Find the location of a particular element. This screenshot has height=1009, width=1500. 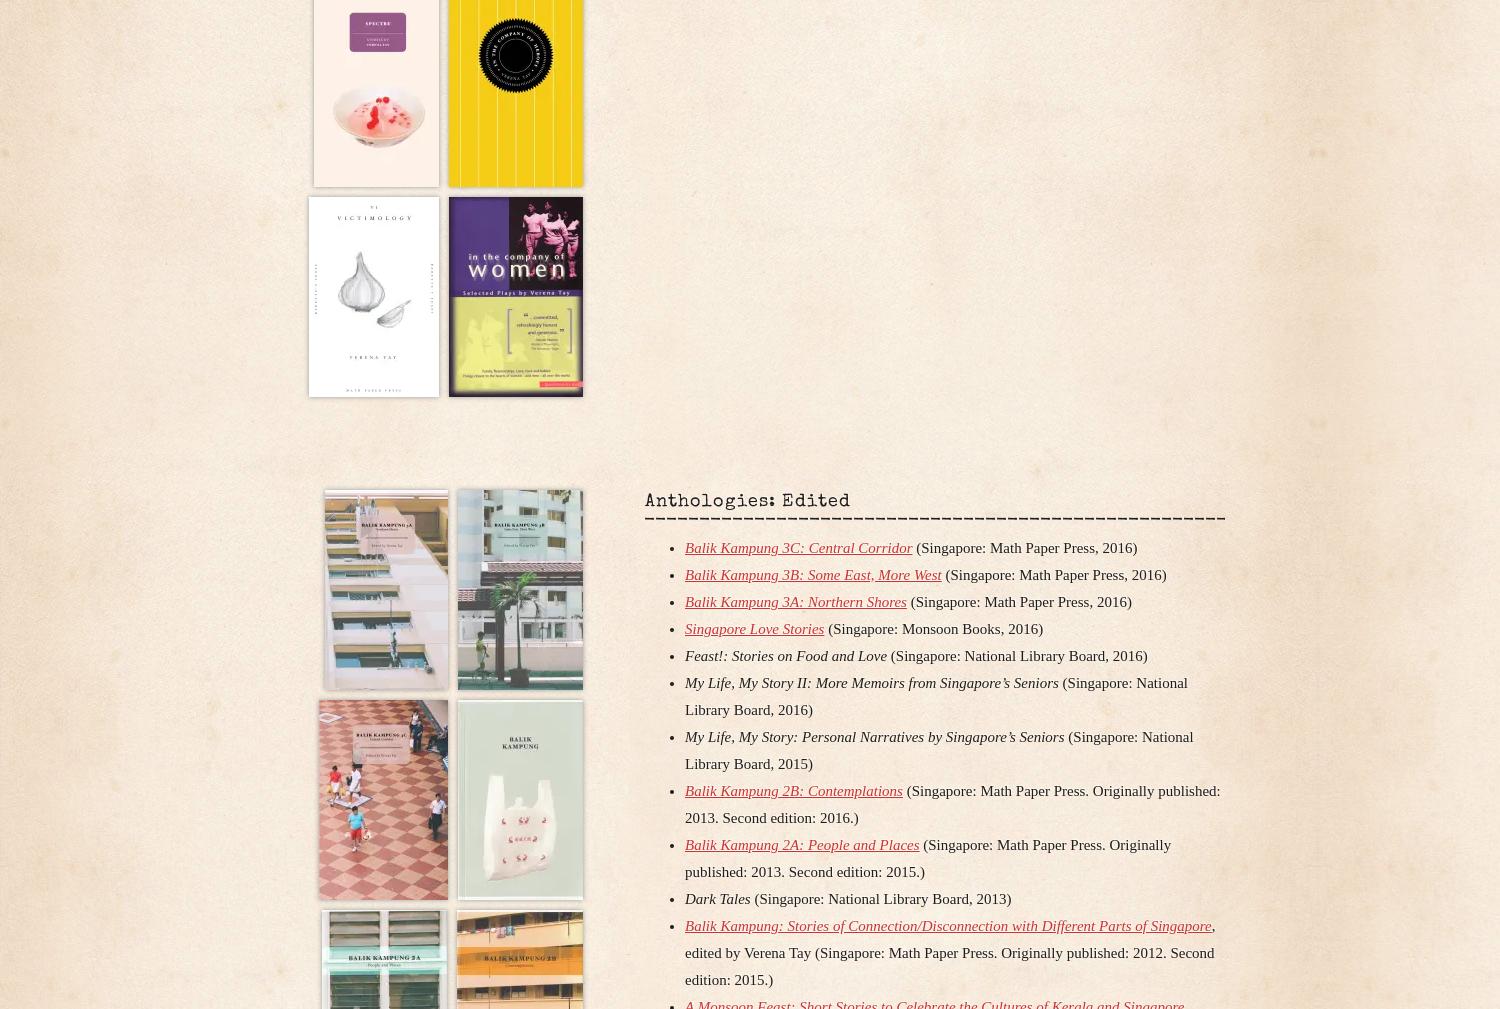

'(Singapore: Math Paper Press. Originally published: 2013. Second edition: 2015.)' is located at coordinates (928, 857).